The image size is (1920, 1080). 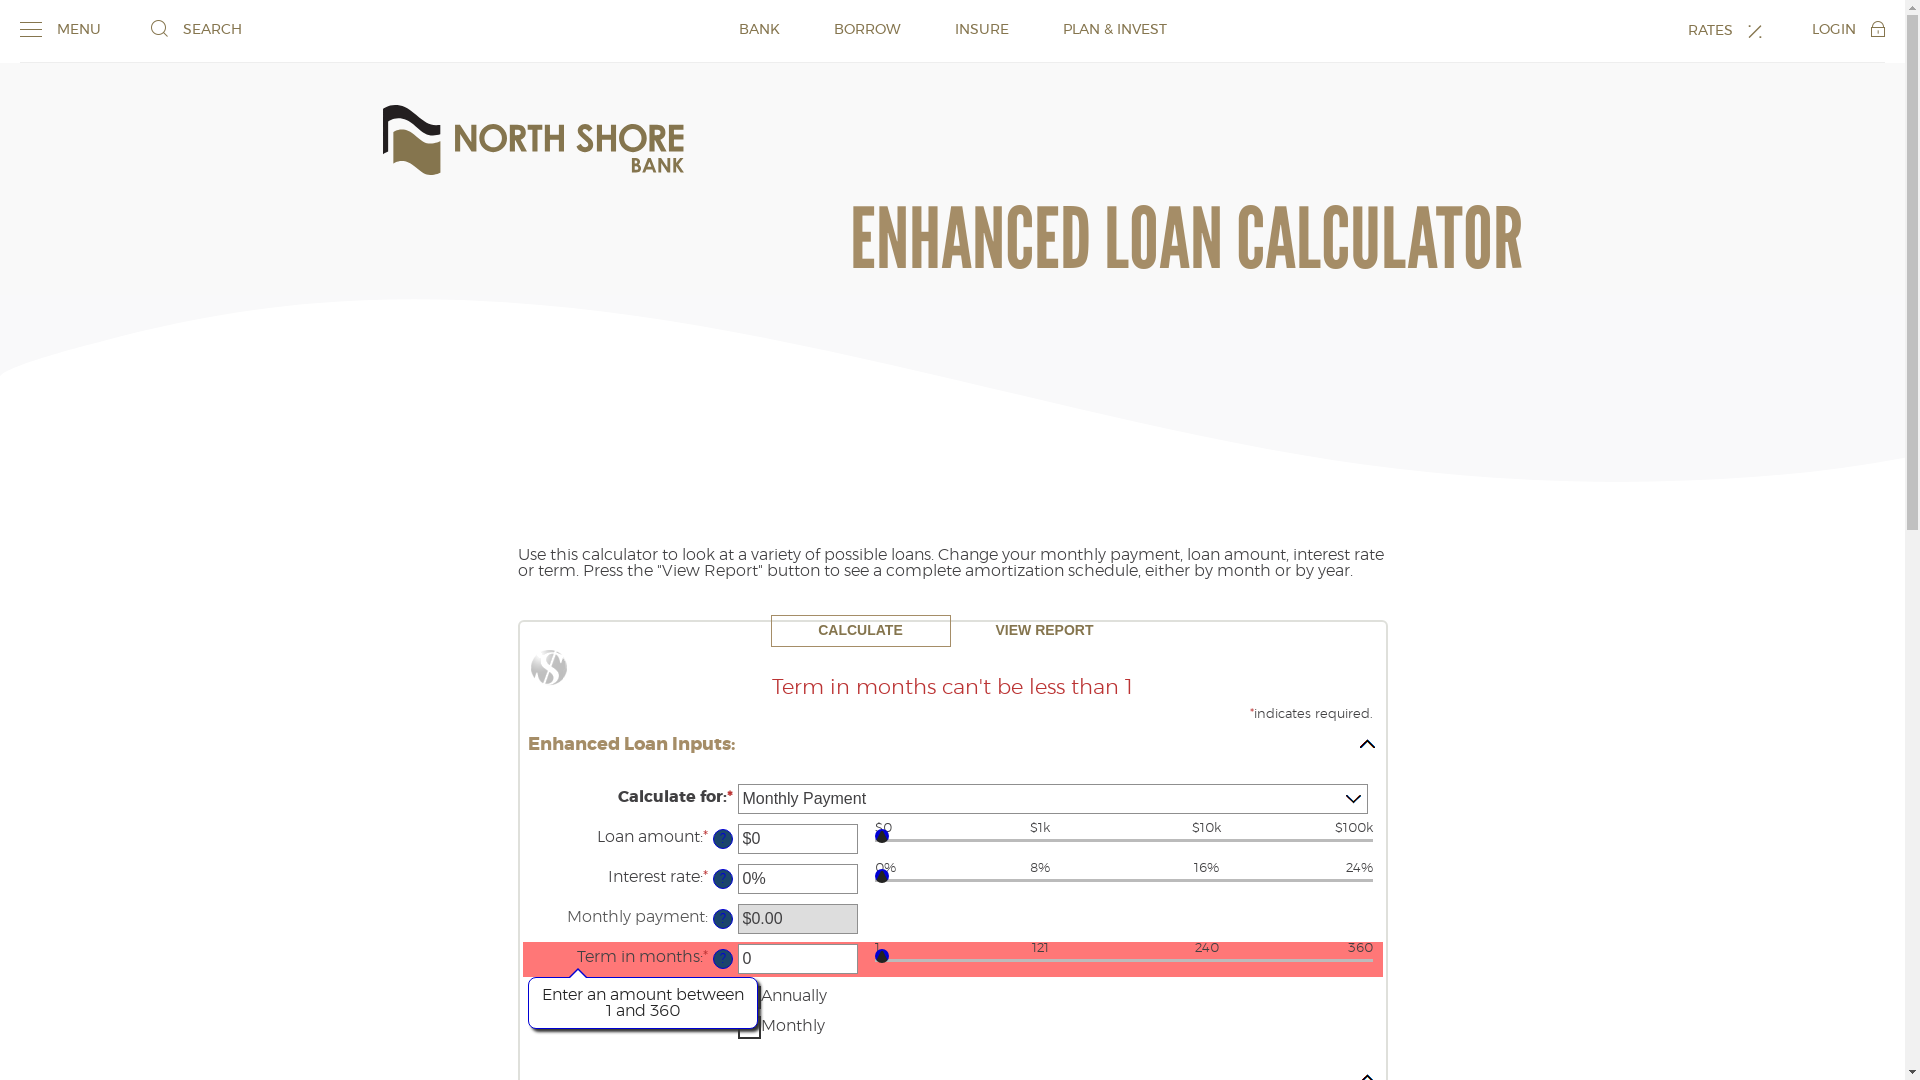 I want to click on 'RATES', so click(x=1723, y=30).